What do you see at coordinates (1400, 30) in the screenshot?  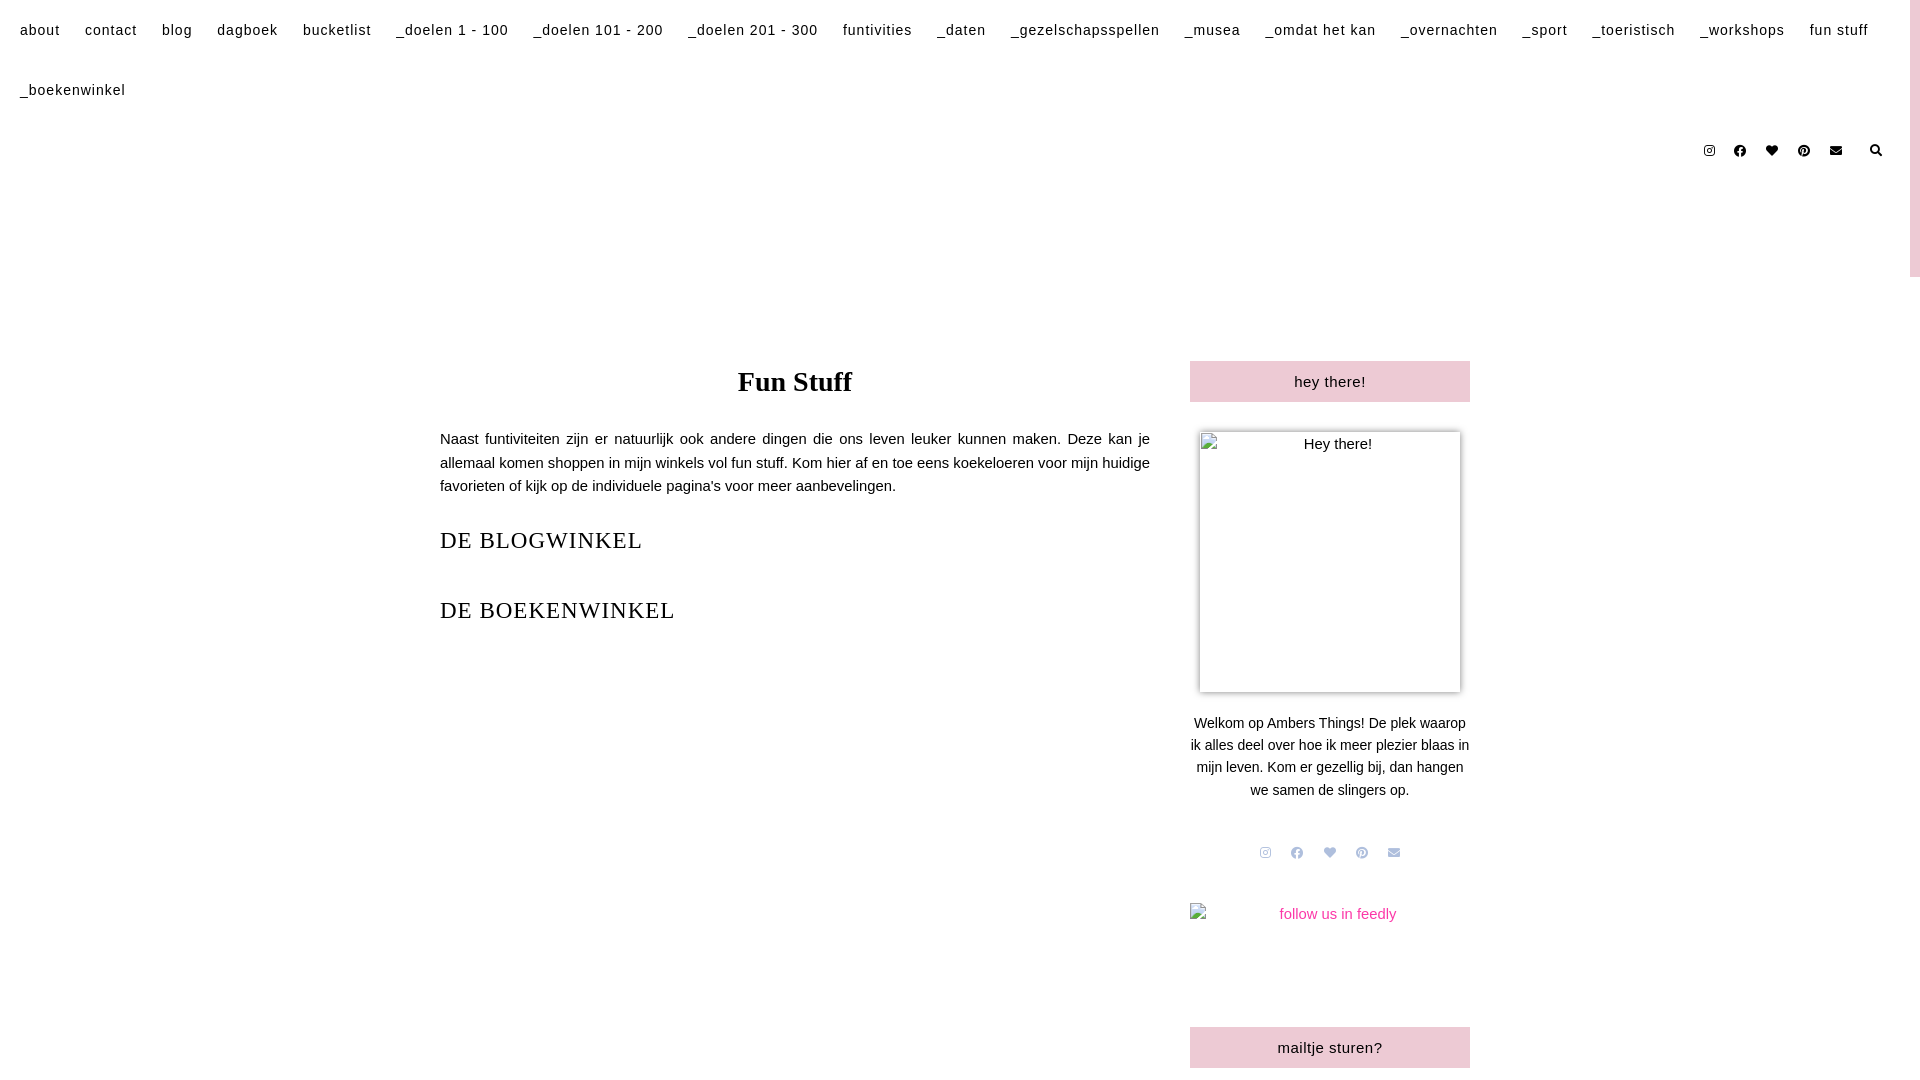 I see `'_overnachten'` at bounding box center [1400, 30].